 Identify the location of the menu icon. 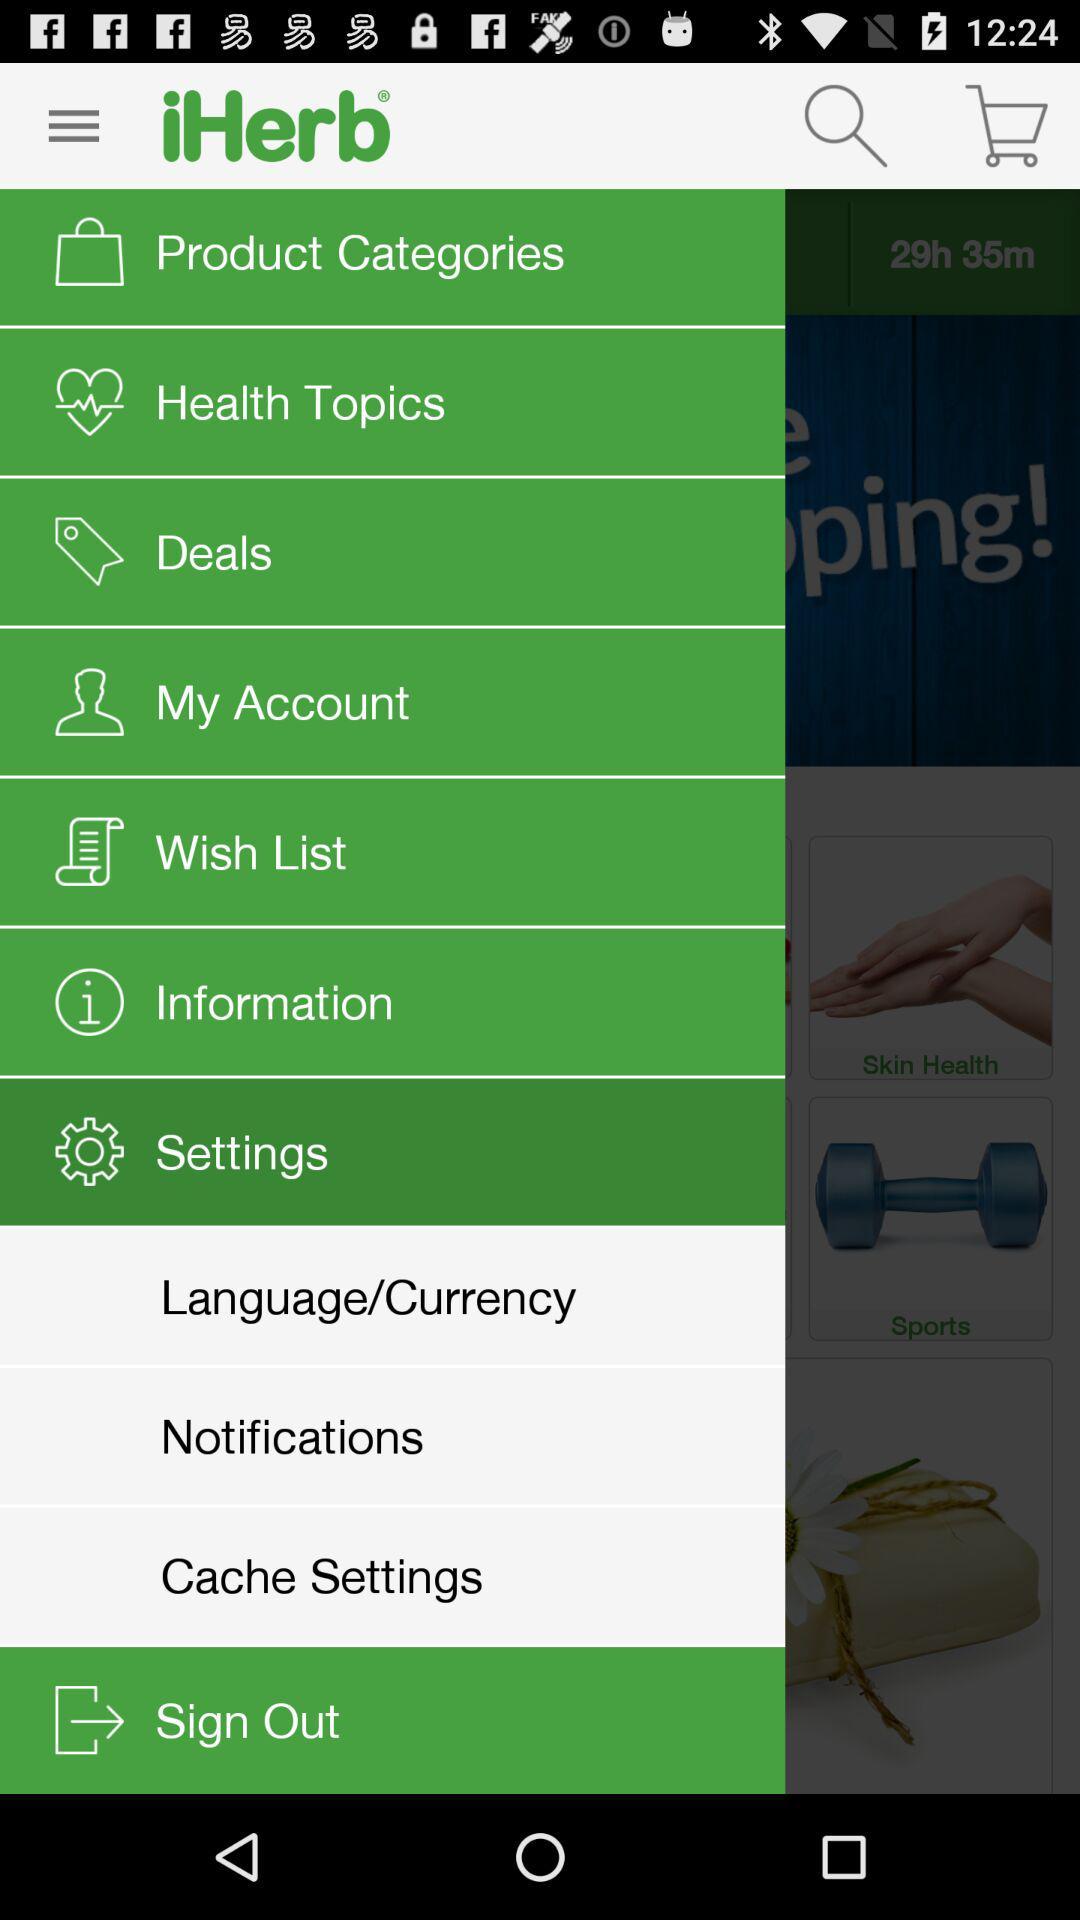
(72, 133).